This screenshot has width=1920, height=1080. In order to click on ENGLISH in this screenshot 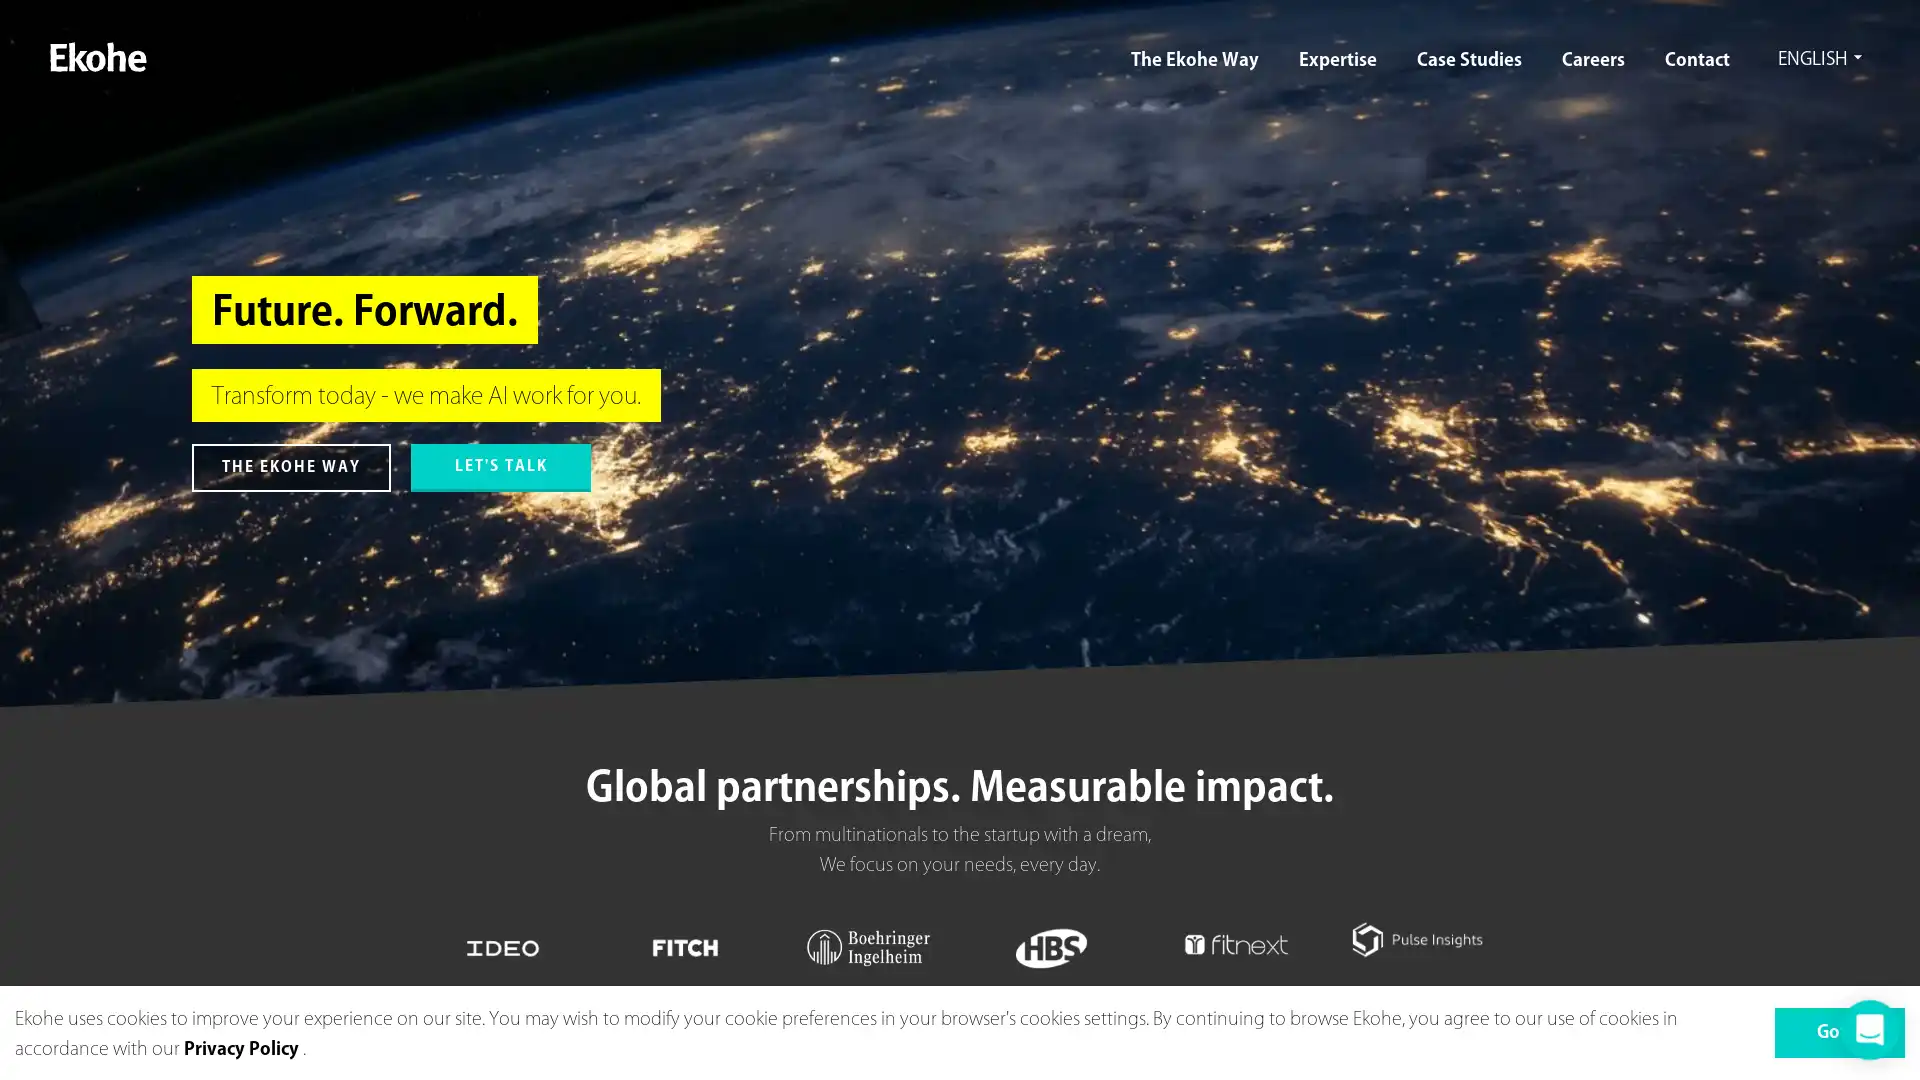, I will do `click(1814, 59)`.